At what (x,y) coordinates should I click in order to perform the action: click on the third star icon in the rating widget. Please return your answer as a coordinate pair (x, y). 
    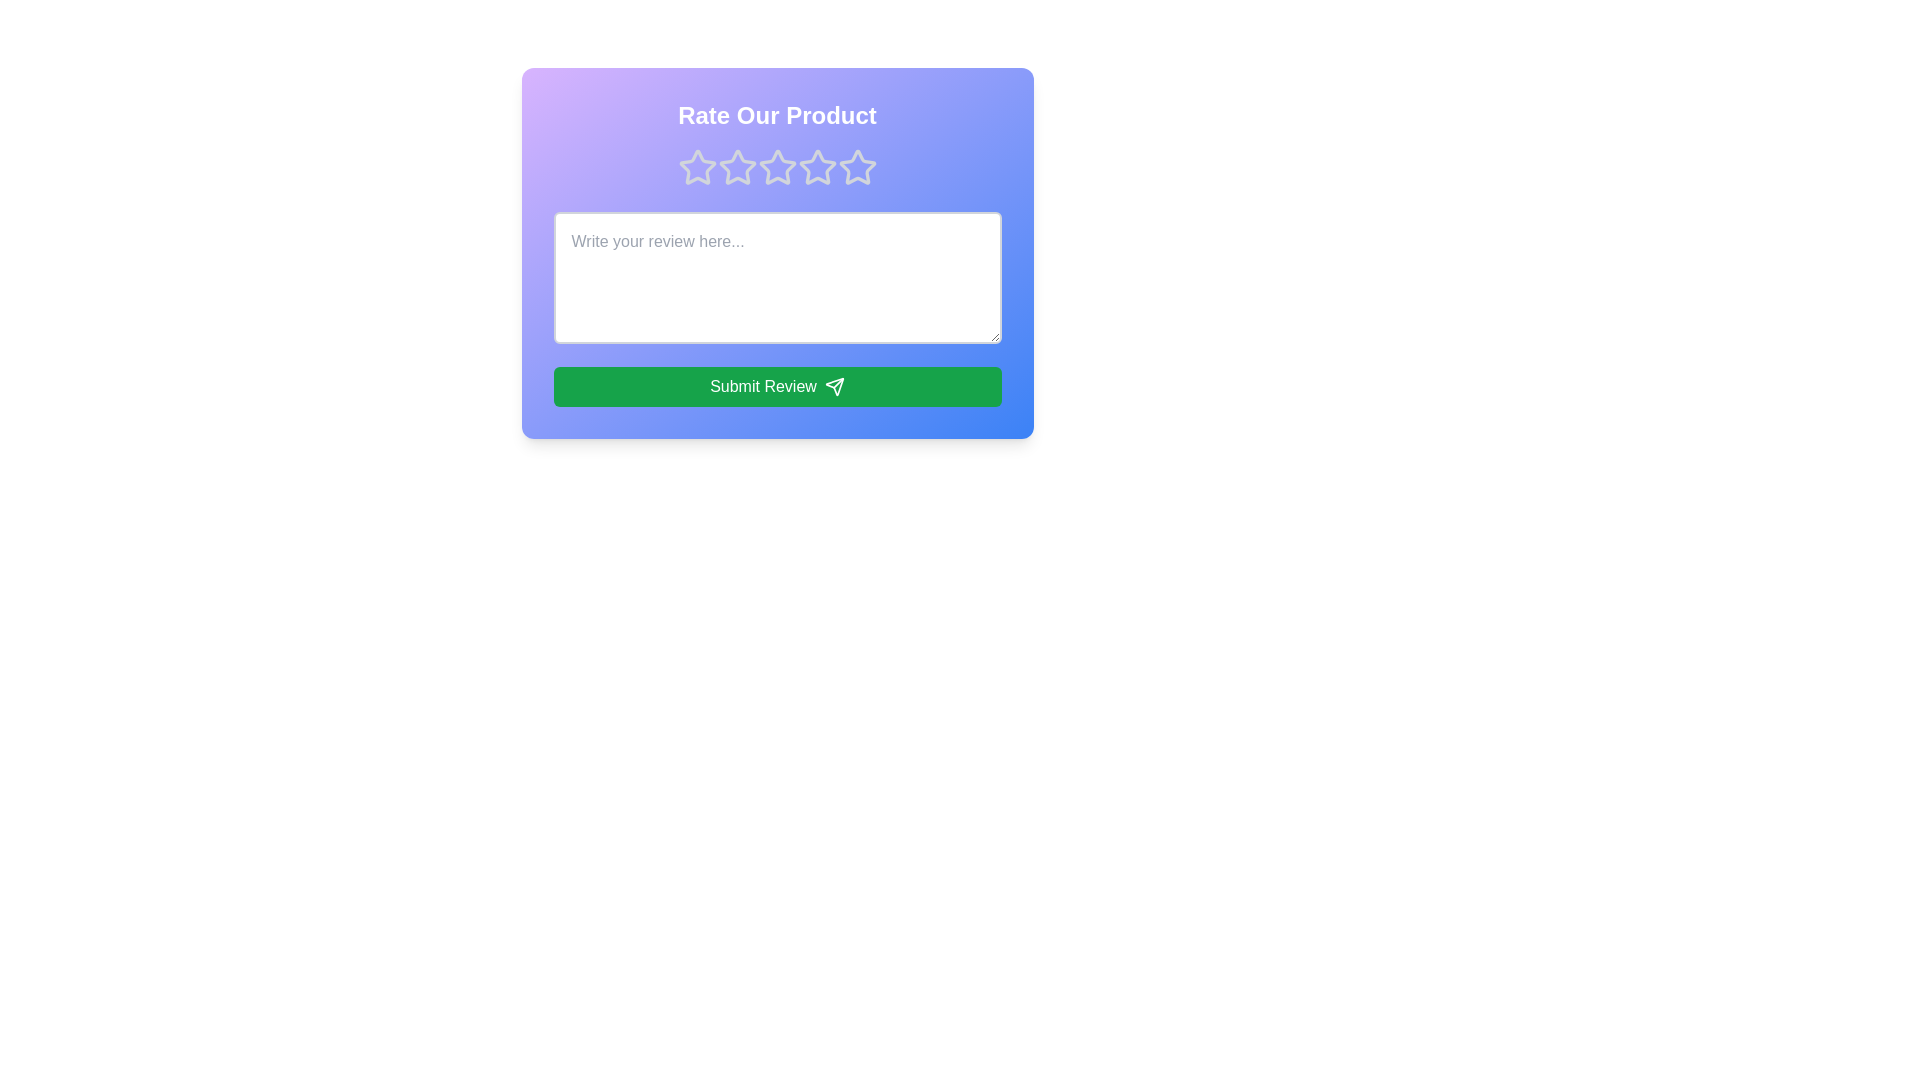
    Looking at the image, I should click on (817, 166).